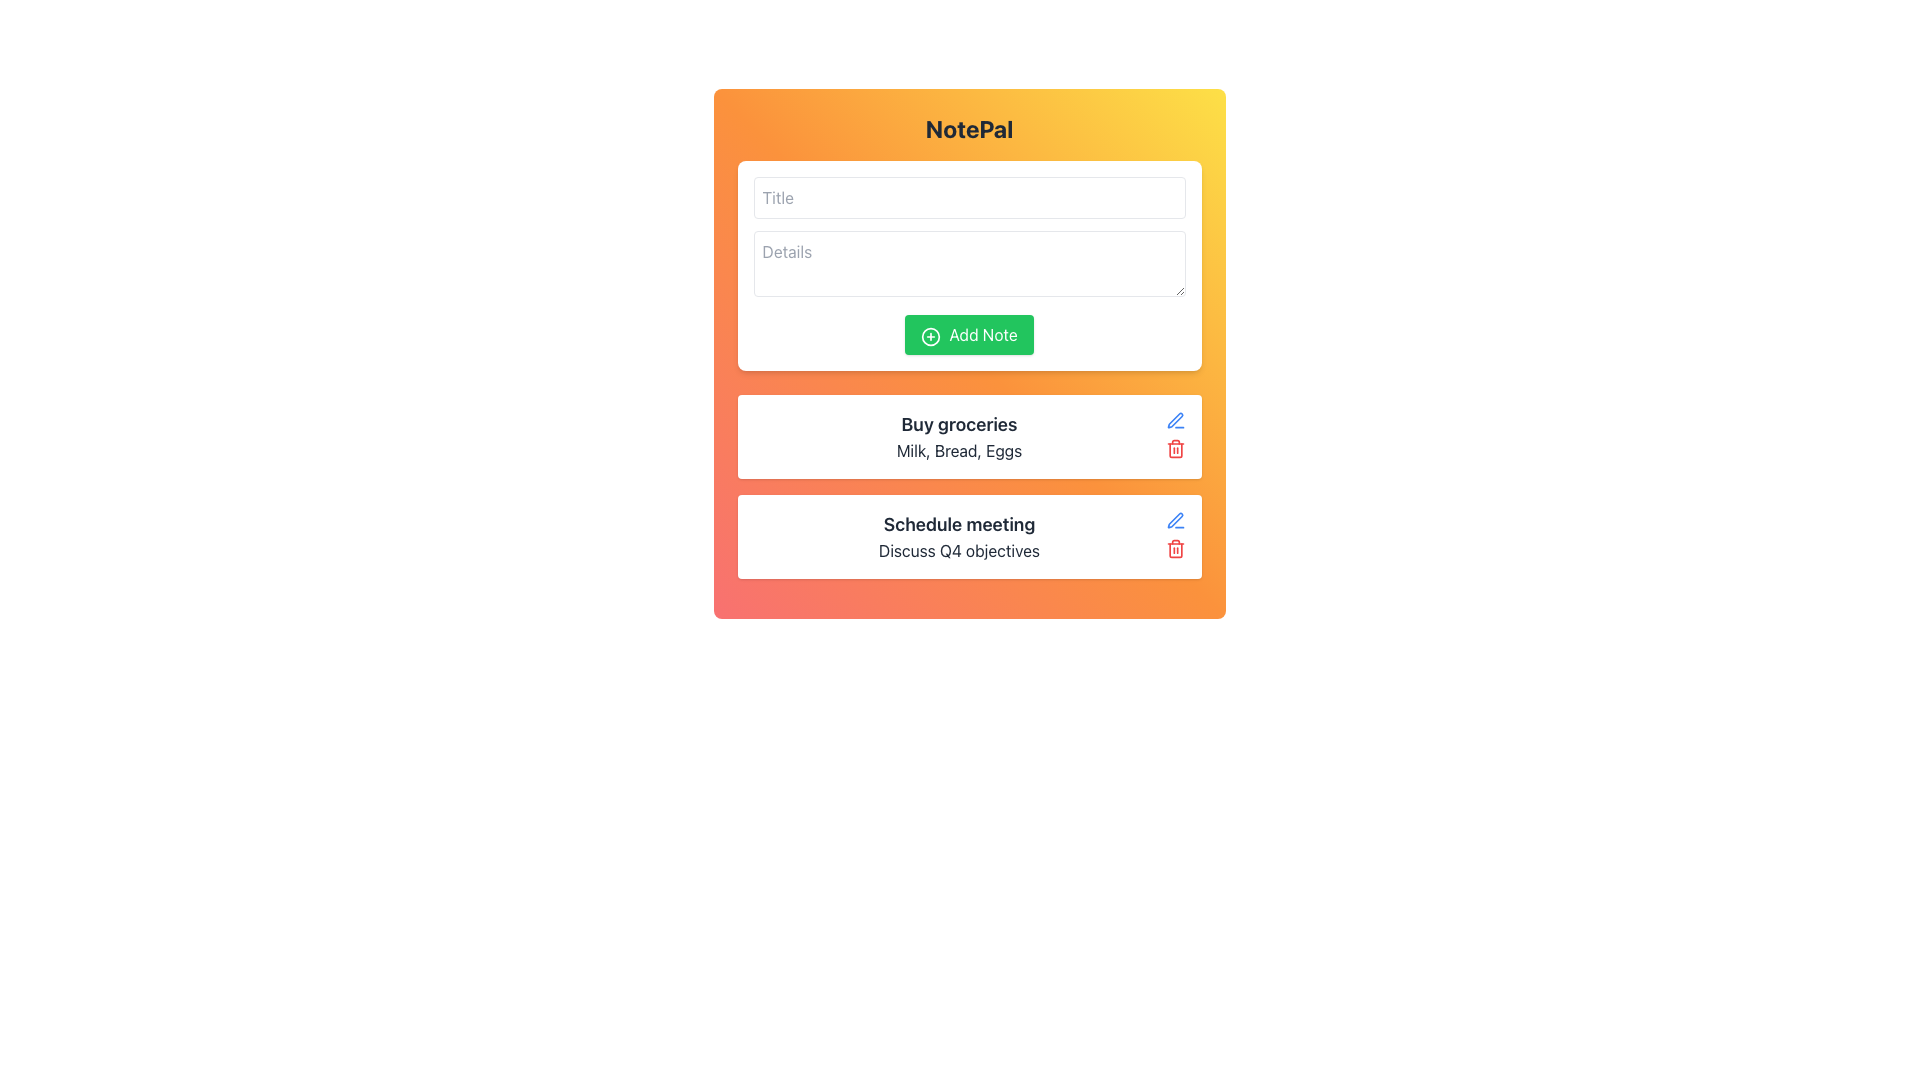 This screenshot has width=1920, height=1080. I want to click on the unfilled circle icon with a '+' sign inside it, located to the left of the 'Add Note' button, which is centered below the 'Details' text area, so click(930, 335).